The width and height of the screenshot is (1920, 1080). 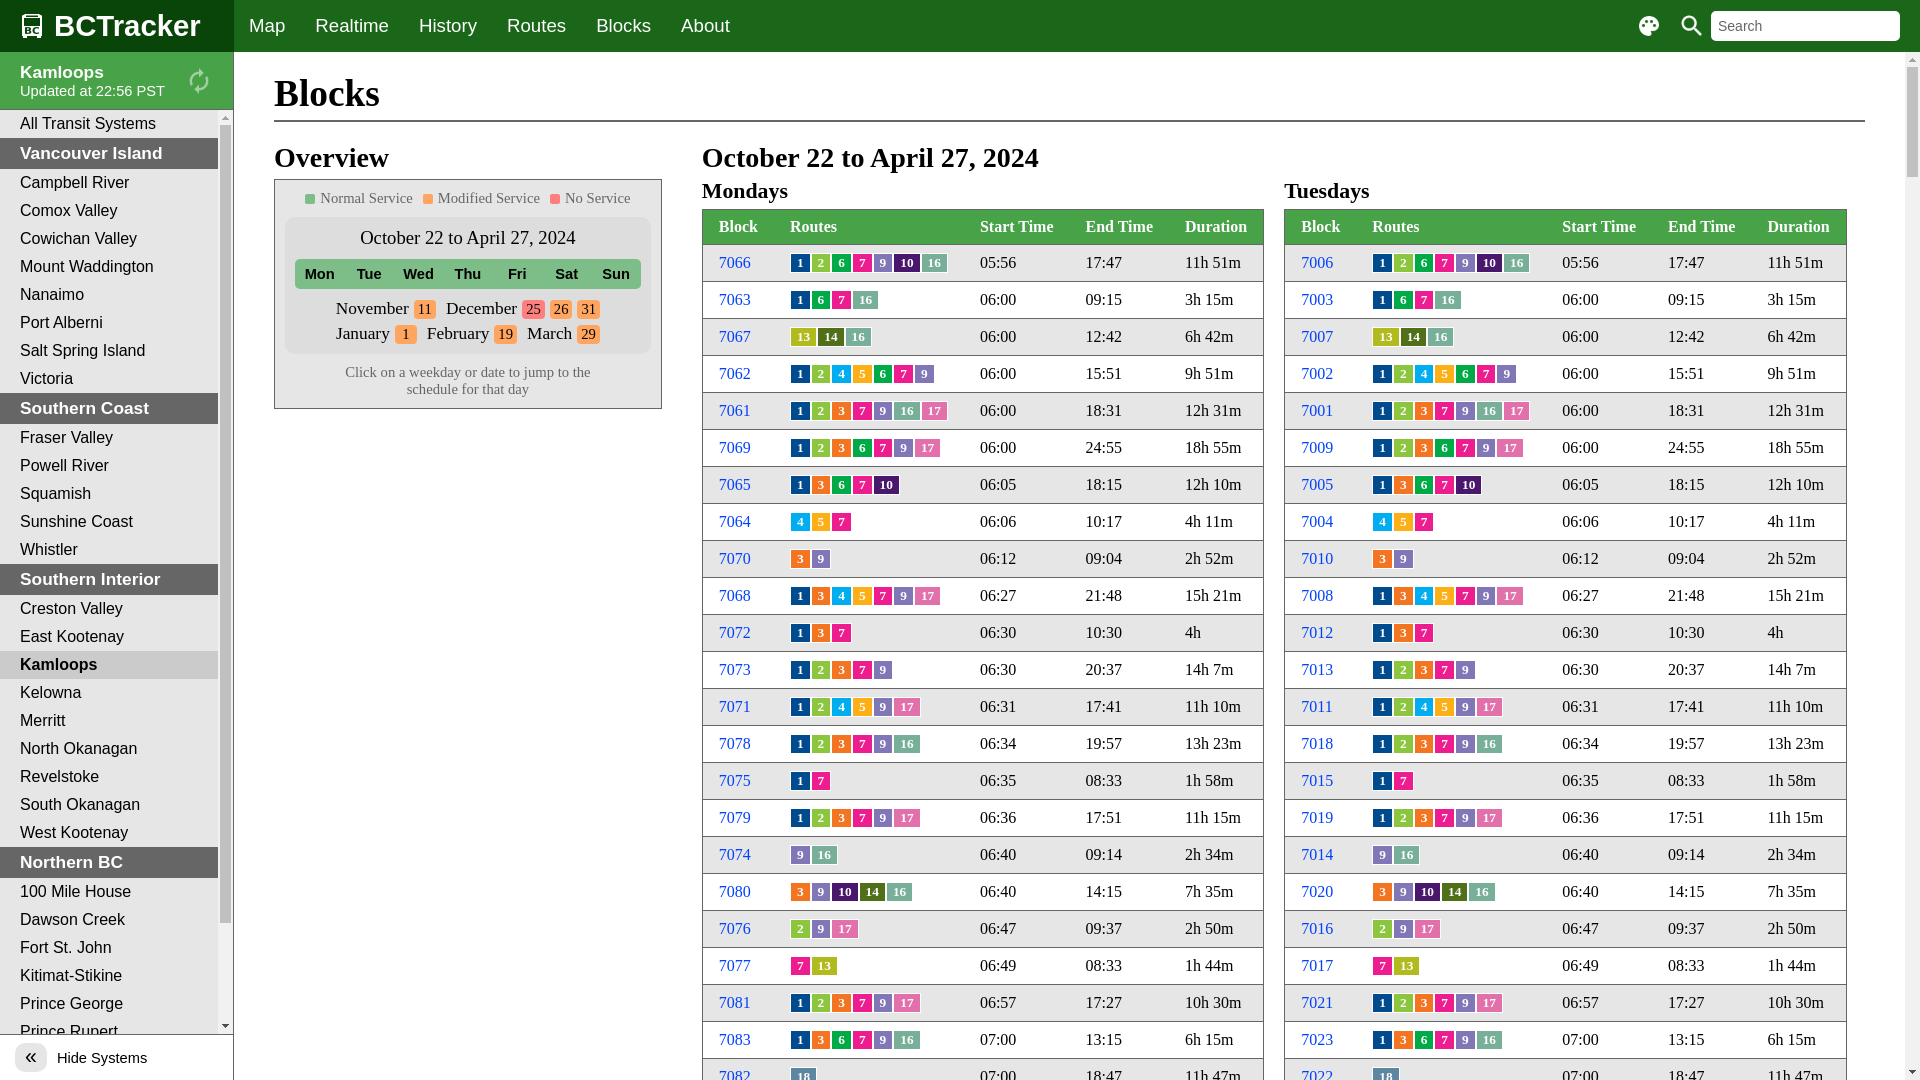 I want to click on '1', so click(x=800, y=446).